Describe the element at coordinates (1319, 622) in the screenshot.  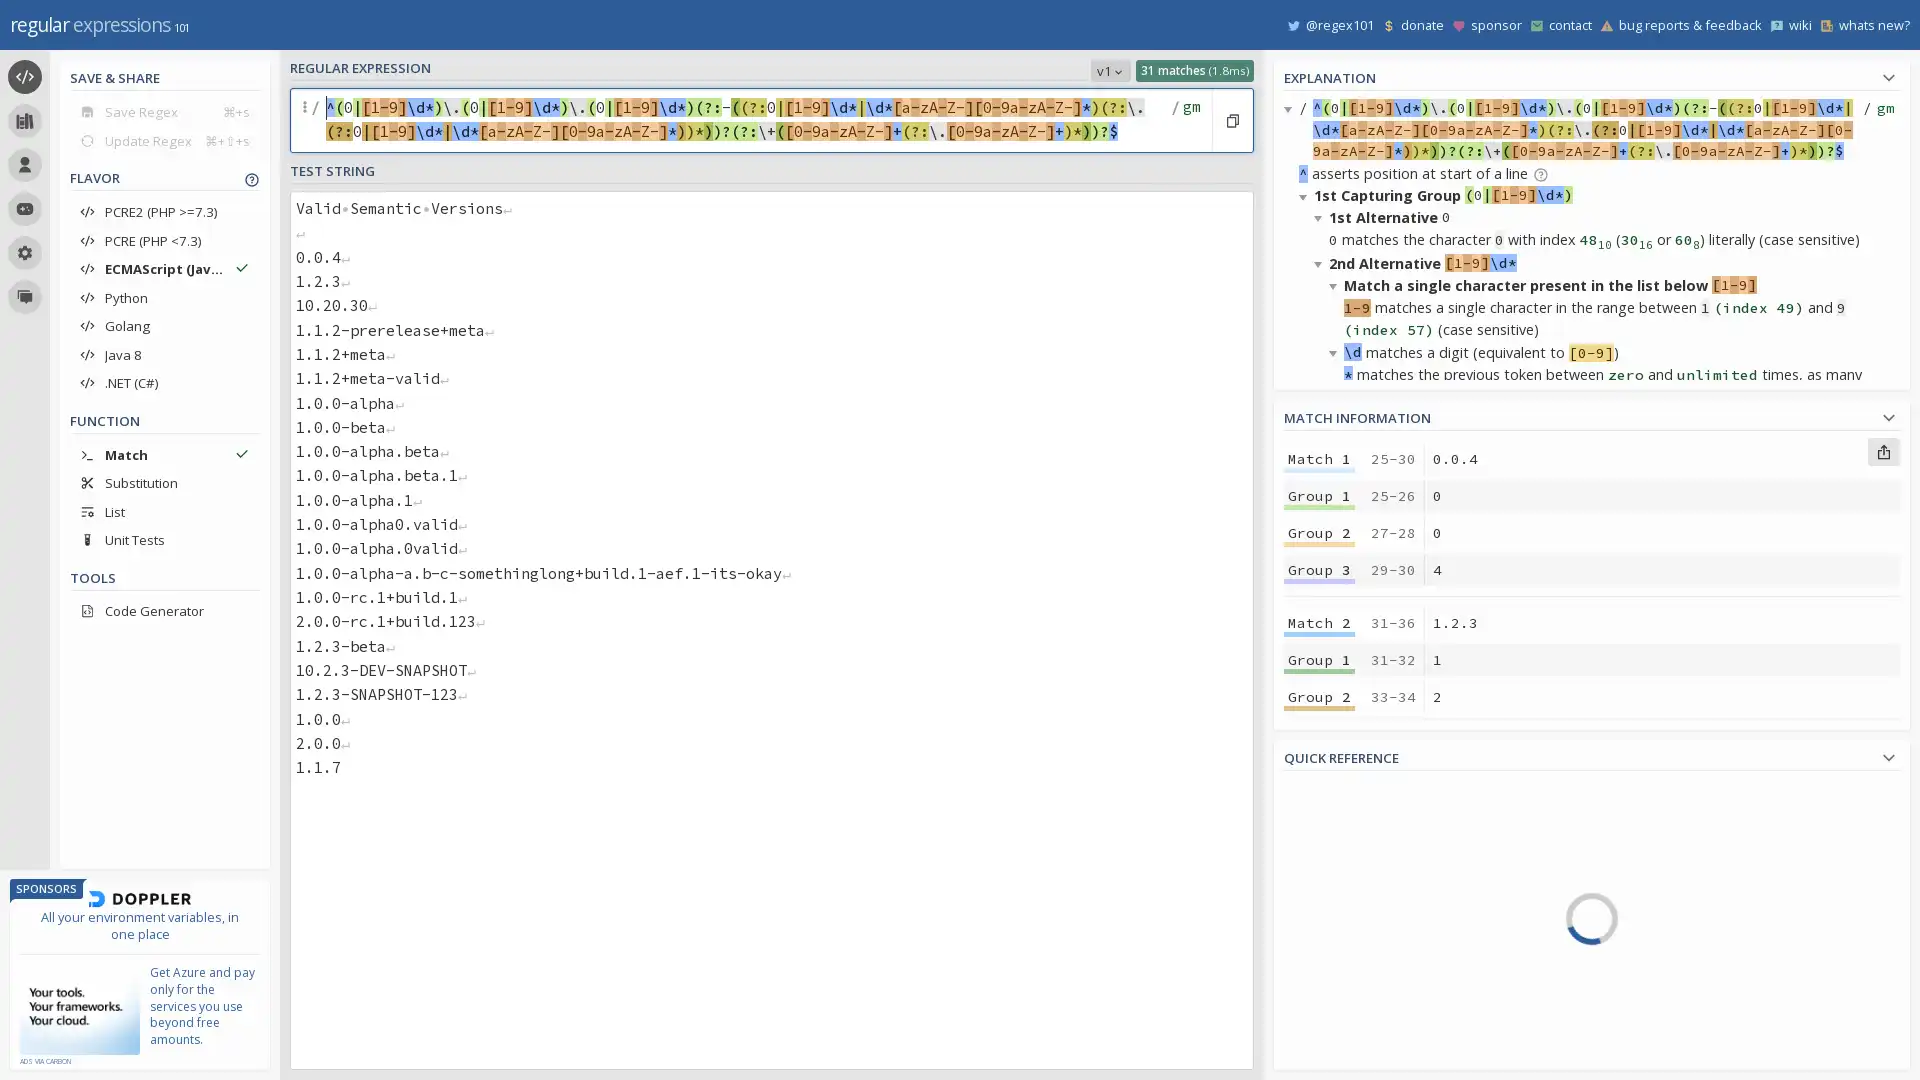
I see `Match 2` at that location.